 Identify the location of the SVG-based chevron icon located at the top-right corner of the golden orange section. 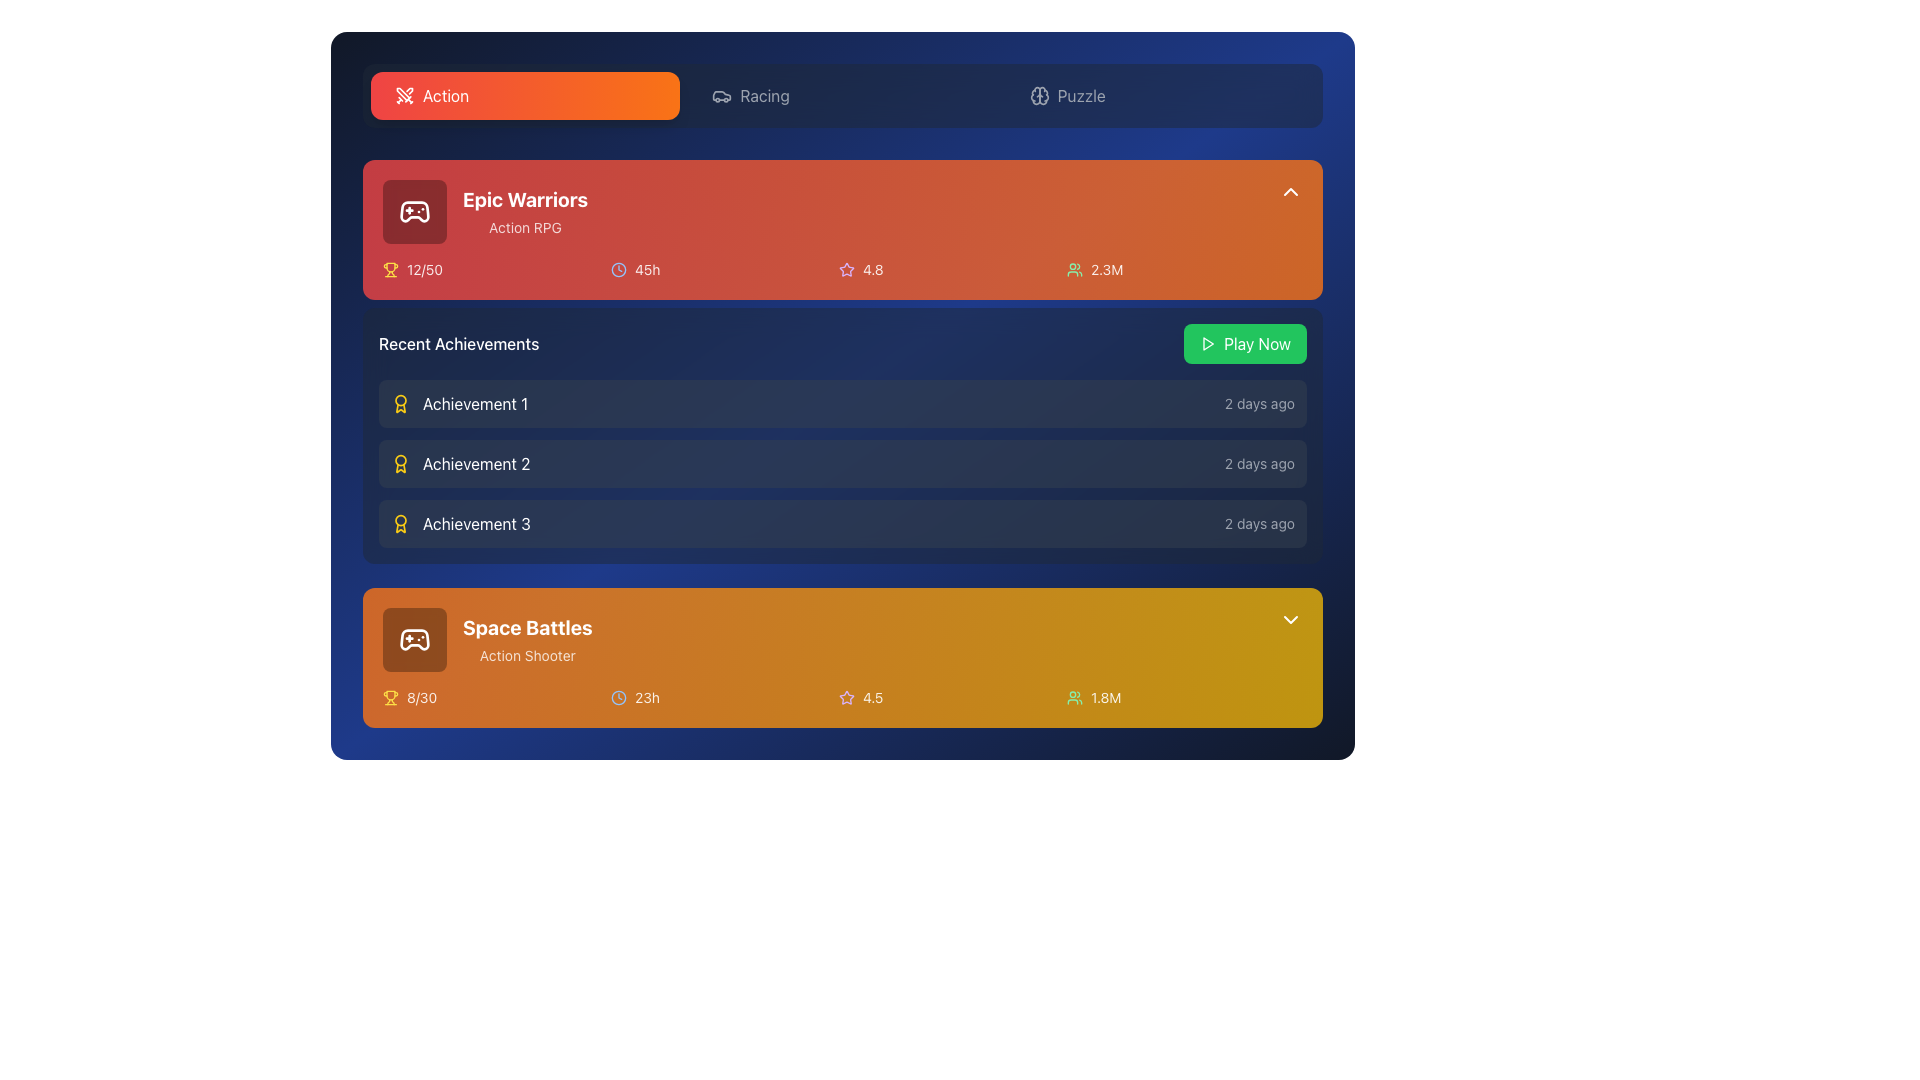
(1291, 619).